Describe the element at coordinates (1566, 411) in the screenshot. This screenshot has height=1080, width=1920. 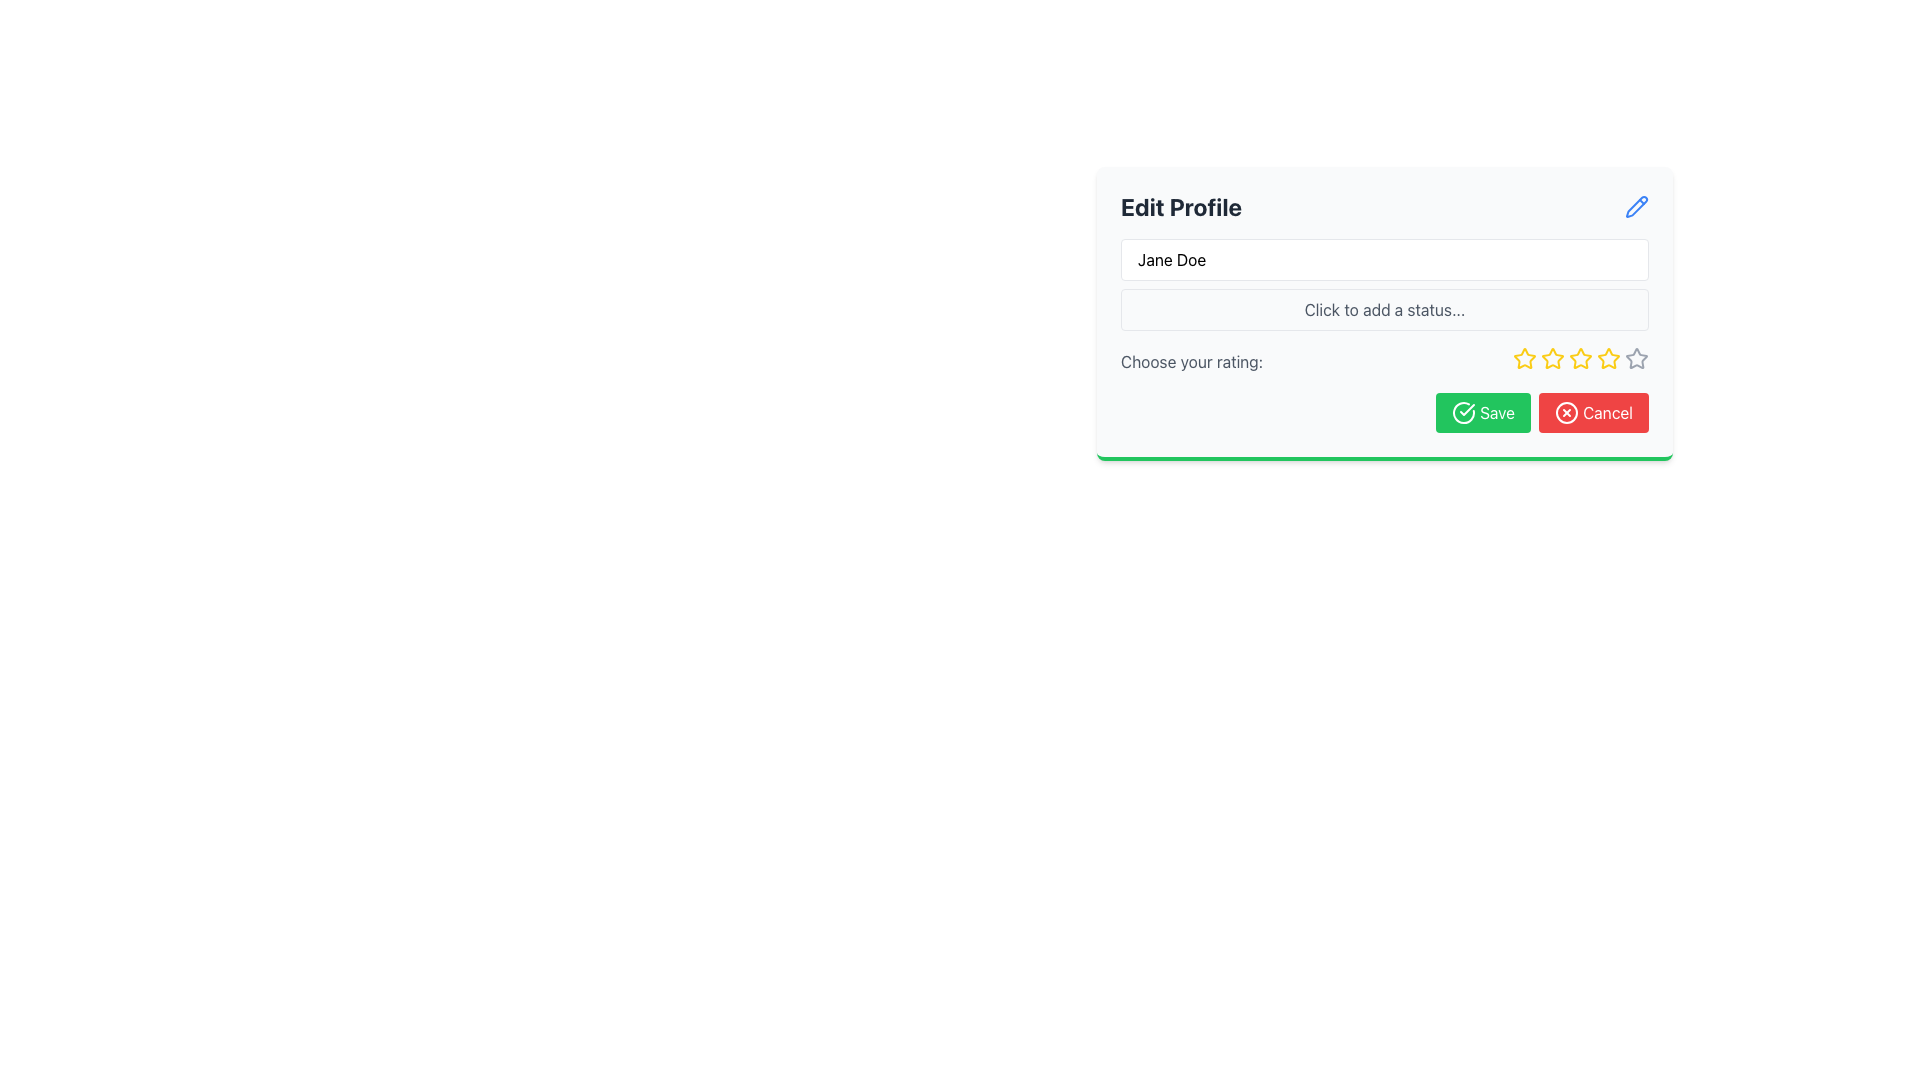
I see `the SVG icon depicting a circle with an 'X' inside it, which is located on the left side of the 'Cancel' button at the bottom-right of the dialog box` at that location.